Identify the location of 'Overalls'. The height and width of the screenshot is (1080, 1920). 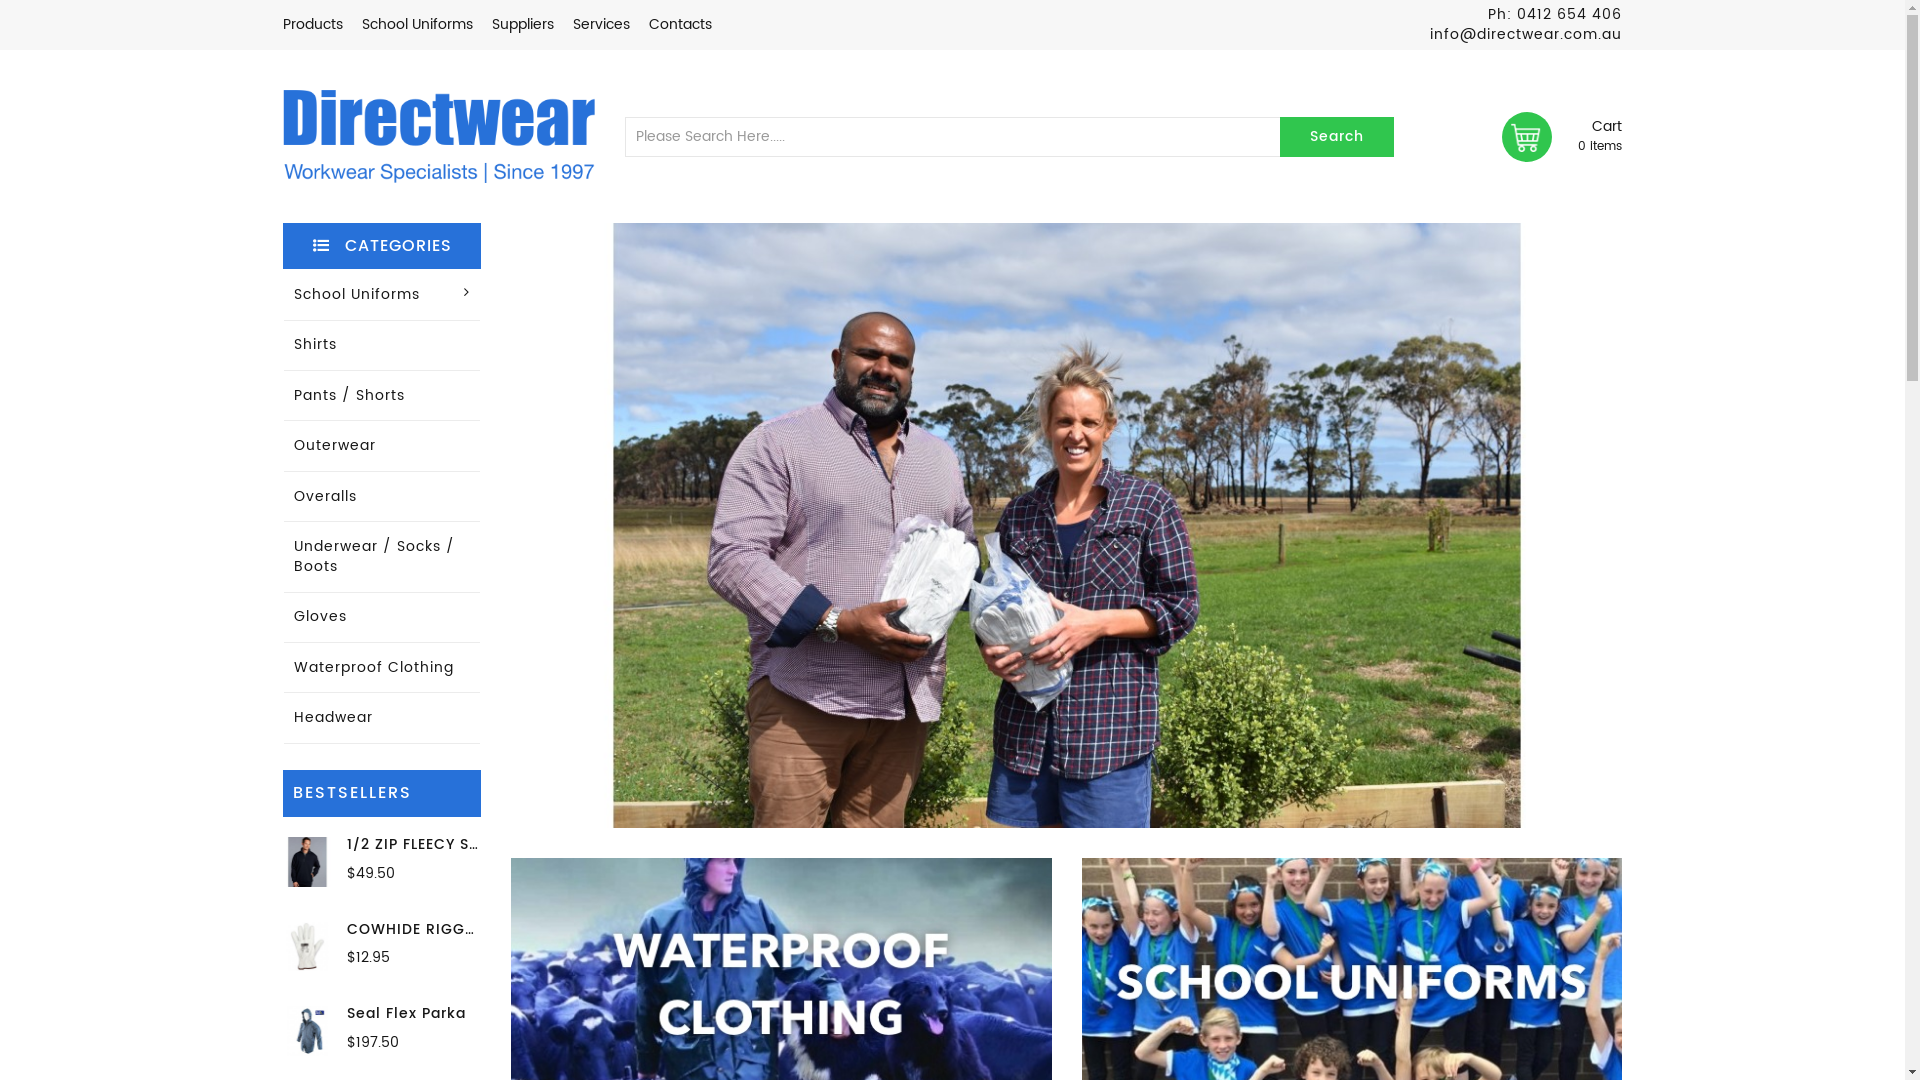
(282, 496).